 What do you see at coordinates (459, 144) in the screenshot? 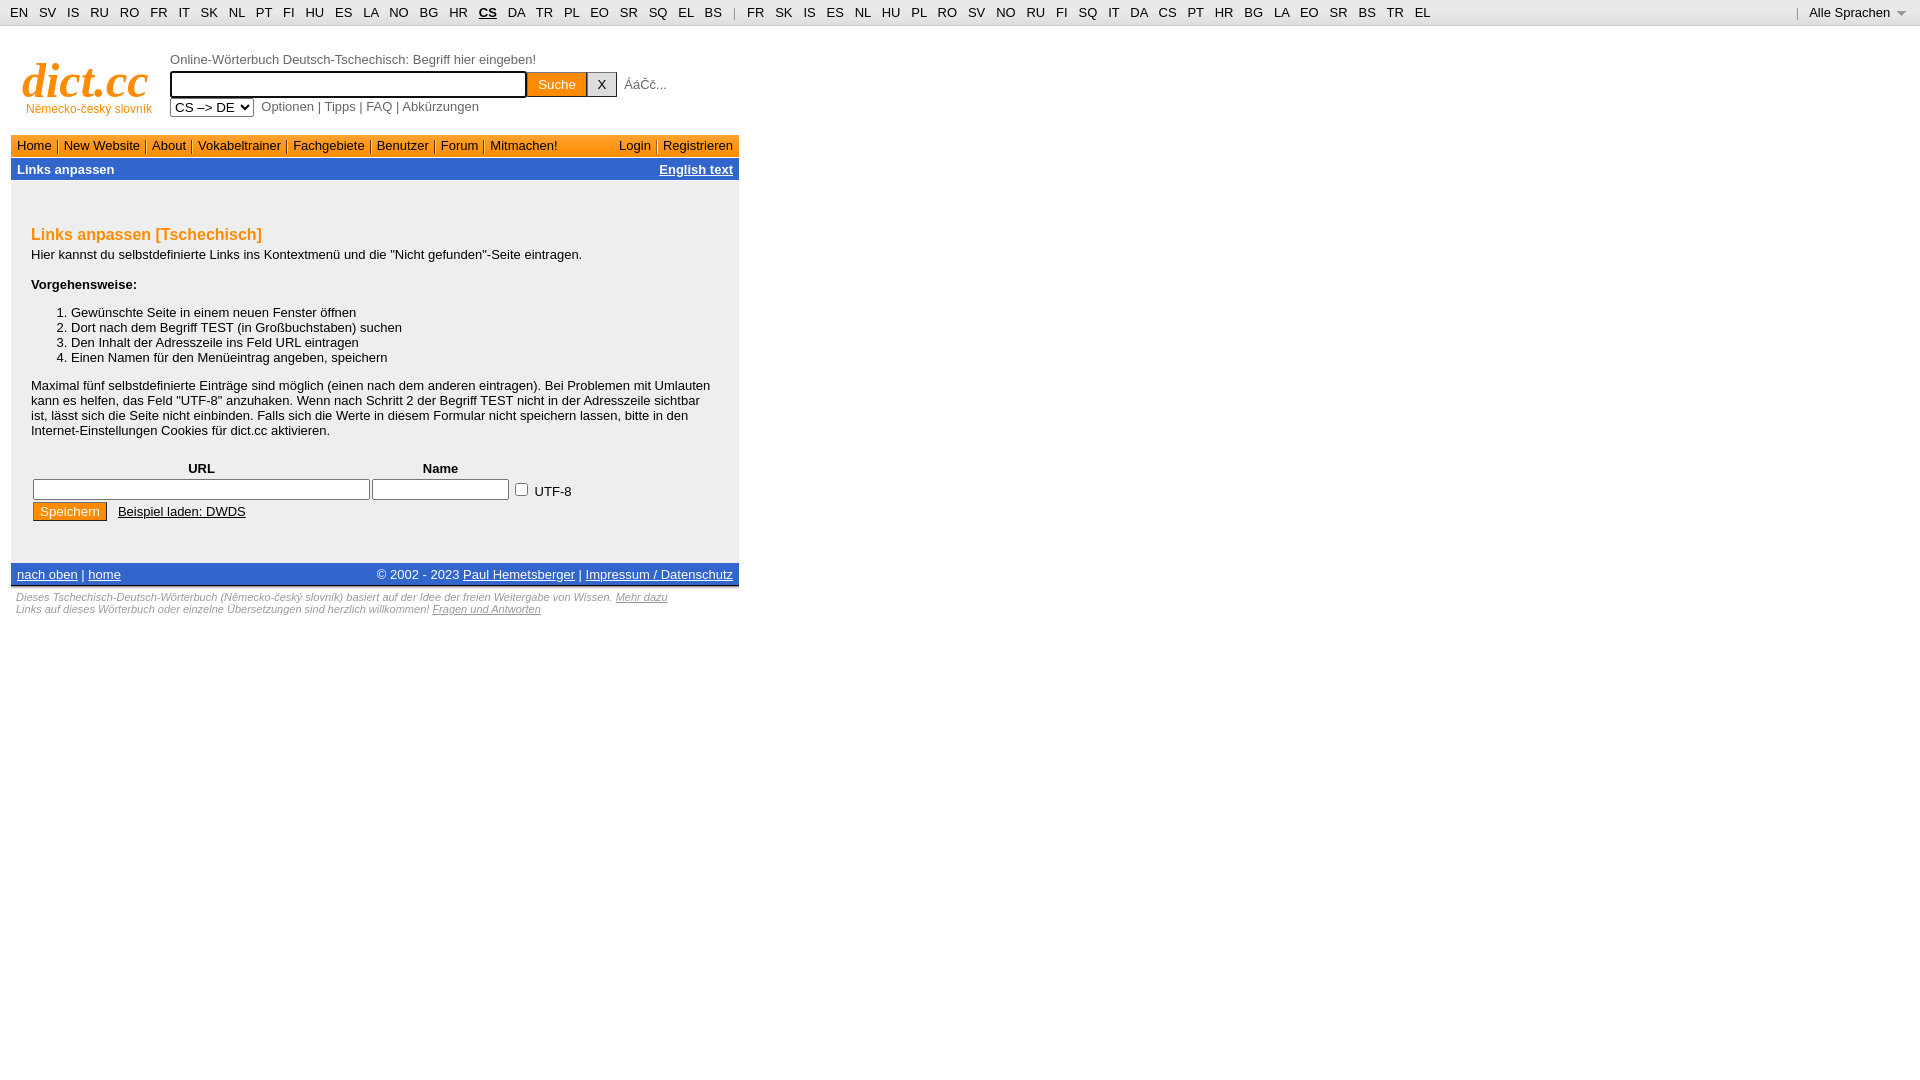
I see `'Forum'` at bounding box center [459, 144].